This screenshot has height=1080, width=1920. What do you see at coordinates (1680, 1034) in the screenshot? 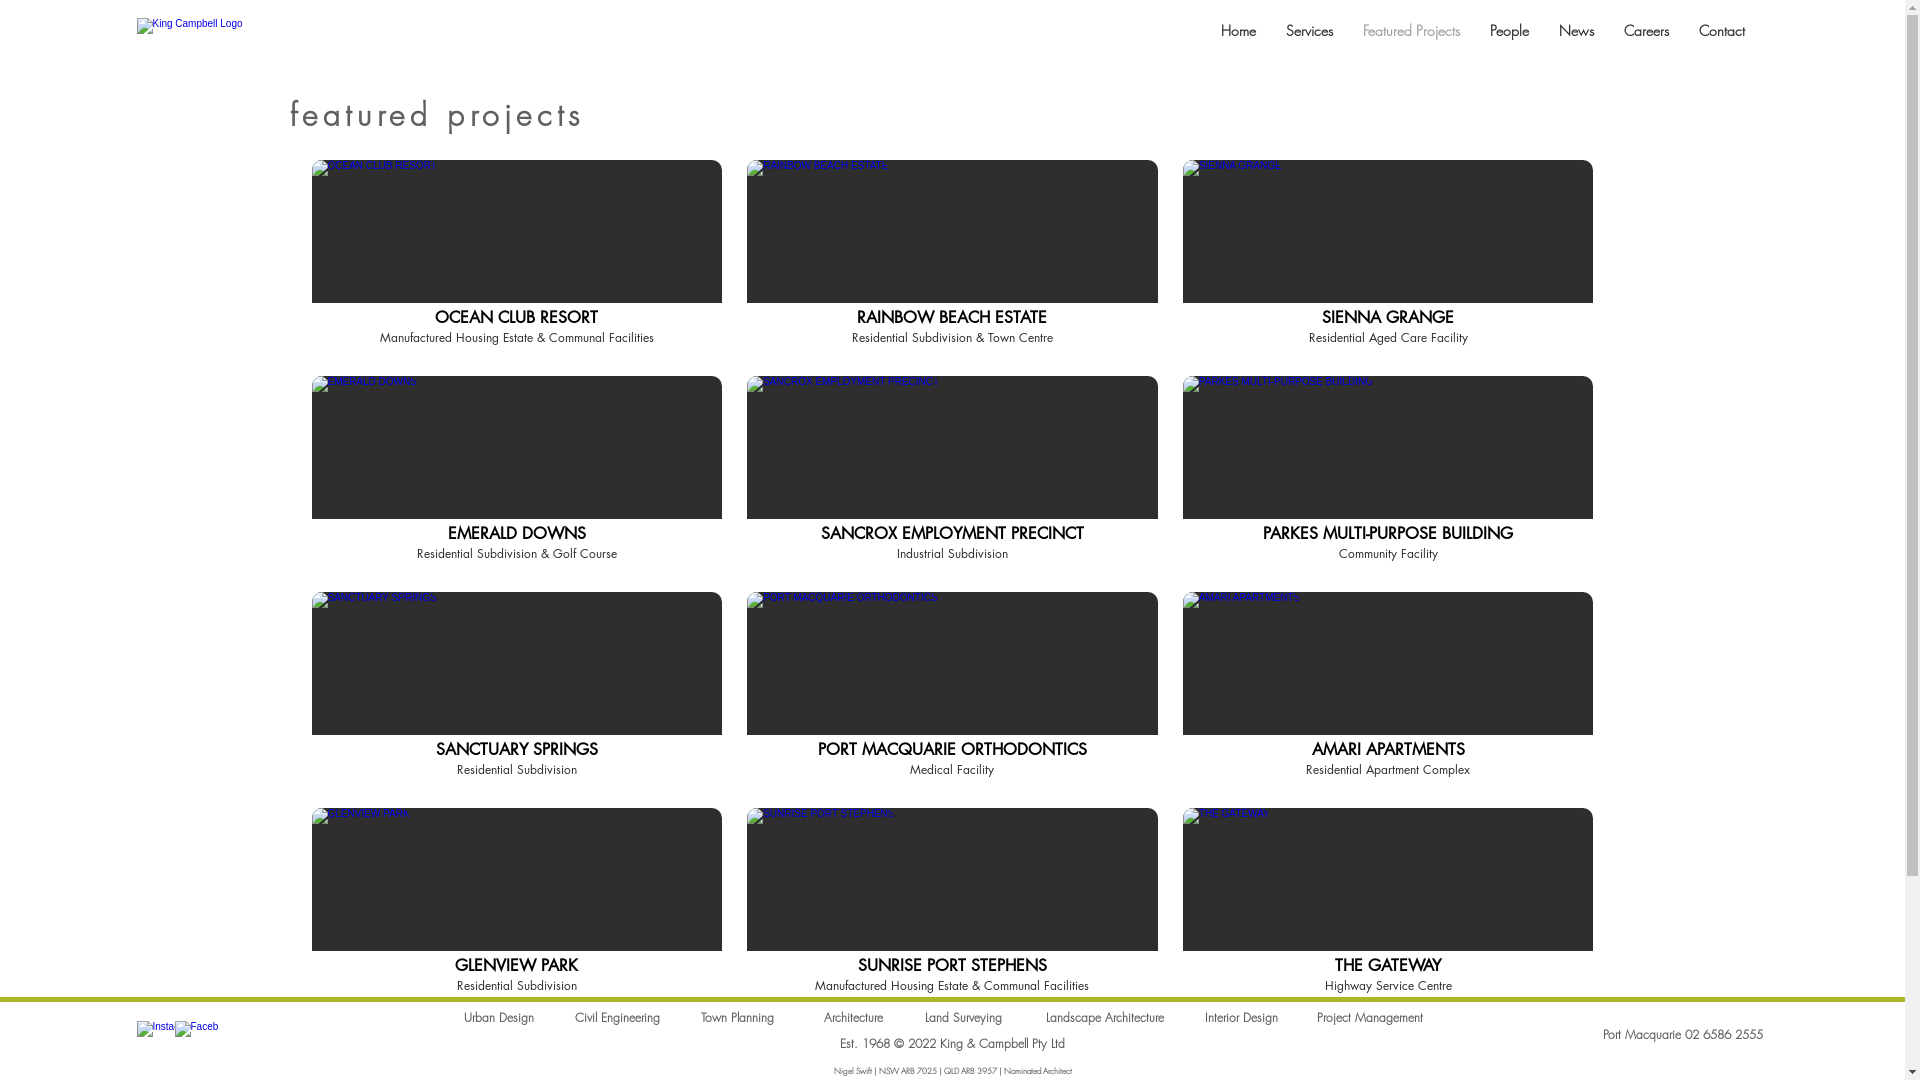
I see `'Port Macquarie 02 6586 2555'` at bounding box center [1680, 1034].